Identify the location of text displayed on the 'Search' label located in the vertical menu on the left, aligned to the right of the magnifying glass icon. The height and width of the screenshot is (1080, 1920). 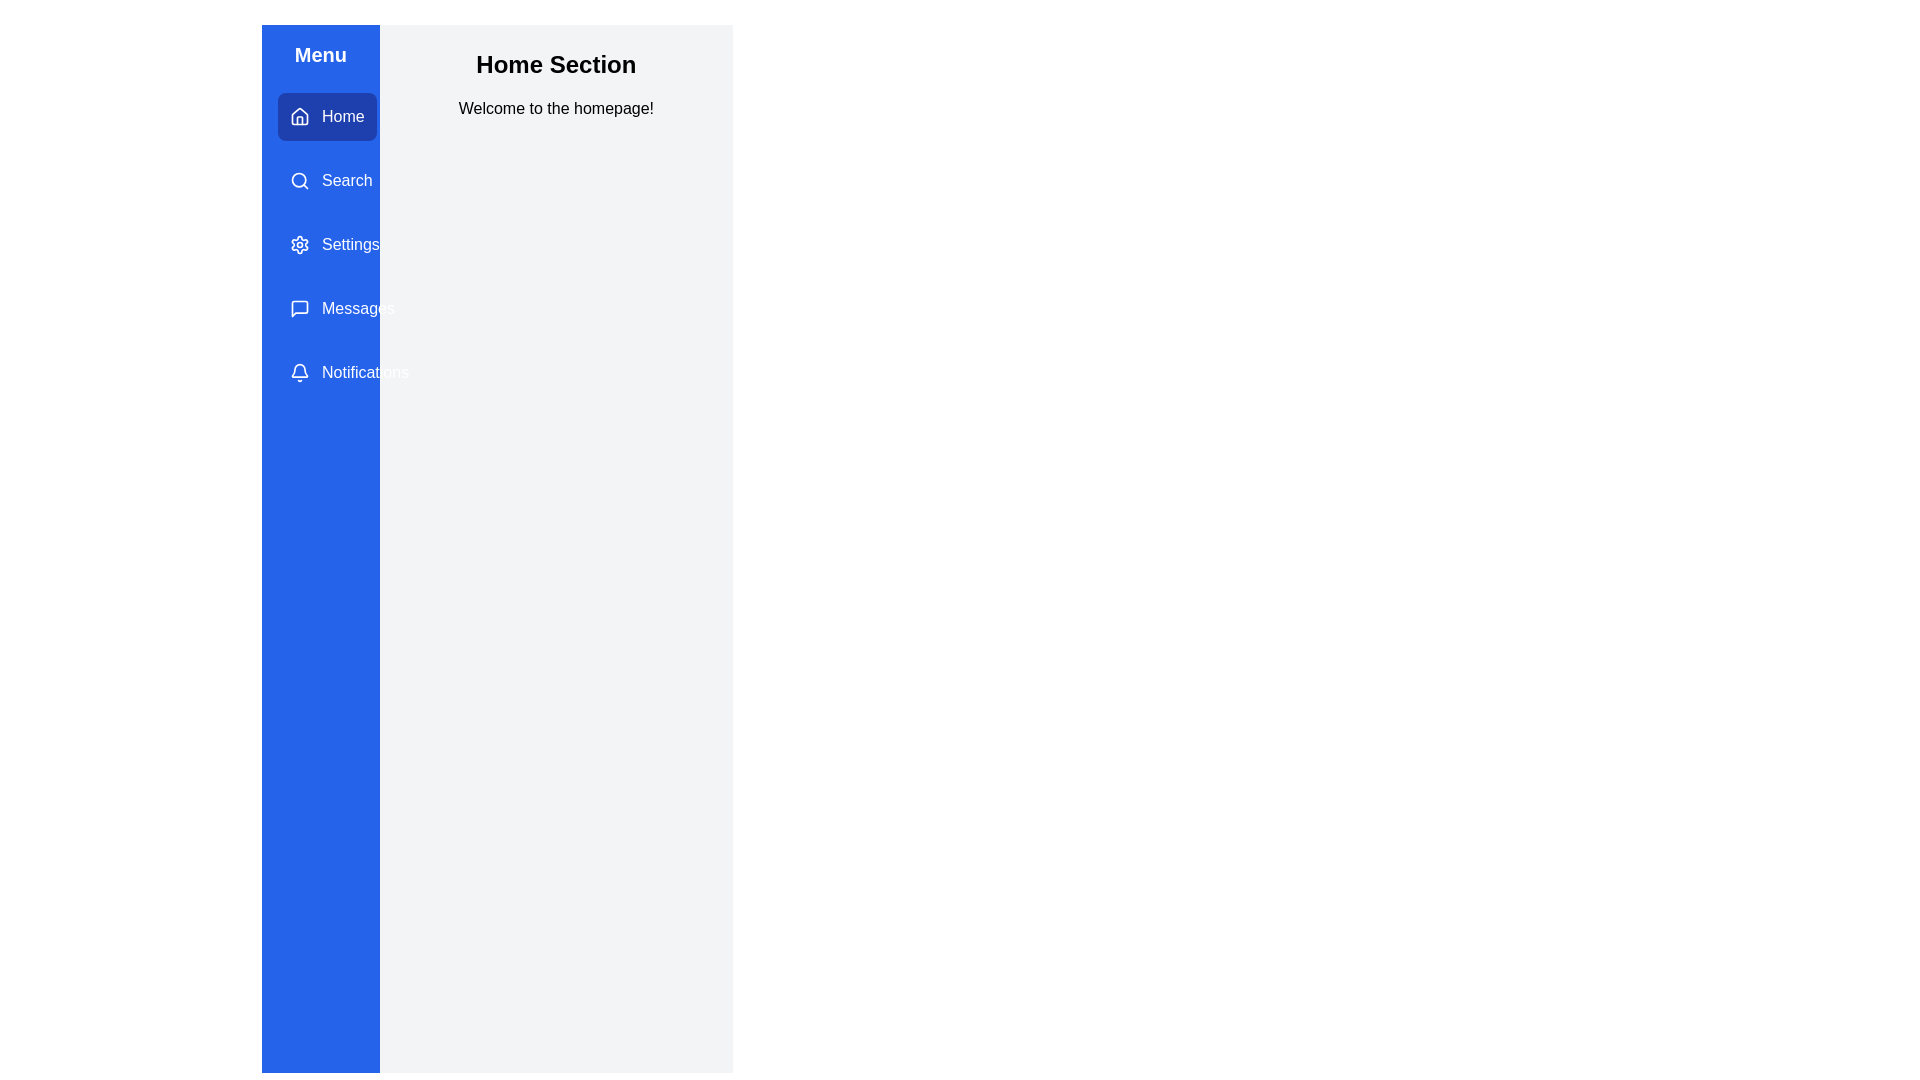
(347, 181).